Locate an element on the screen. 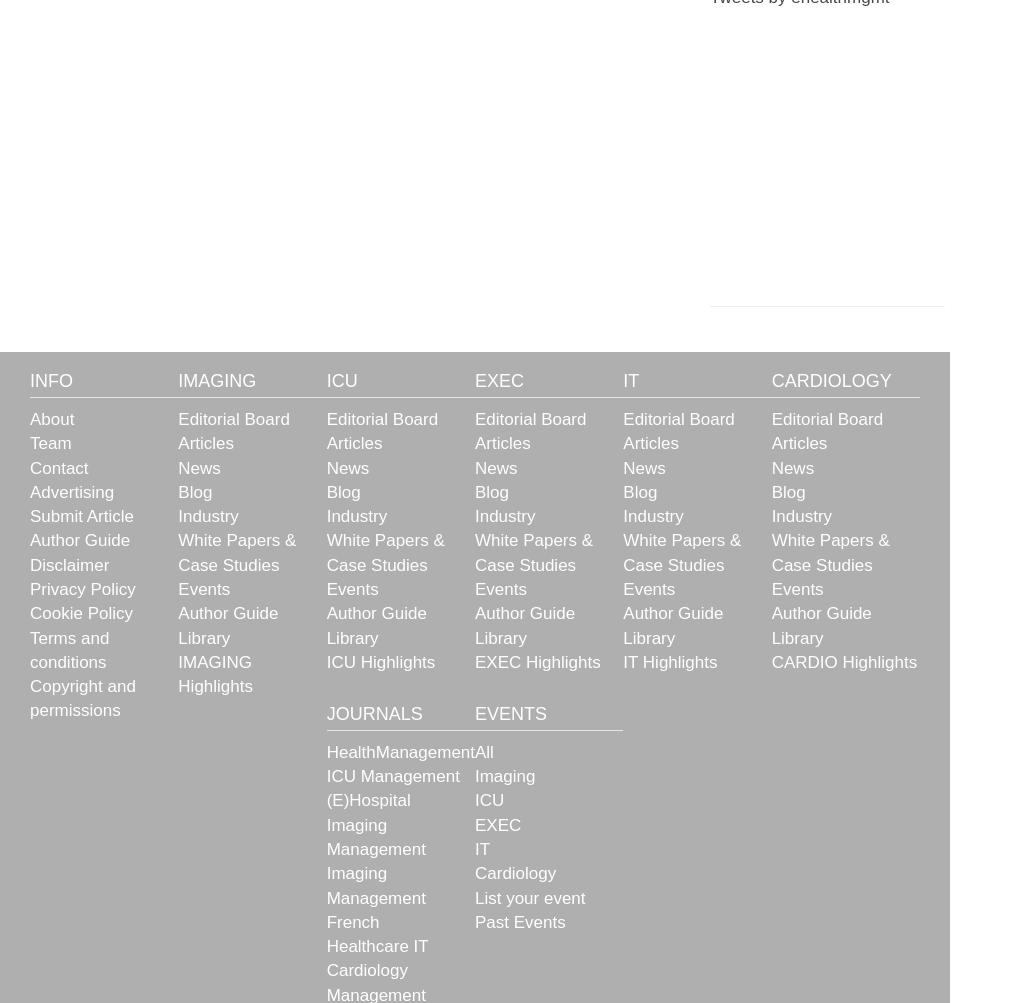  '(E)Hospital' is located at coordinates (368, 799).